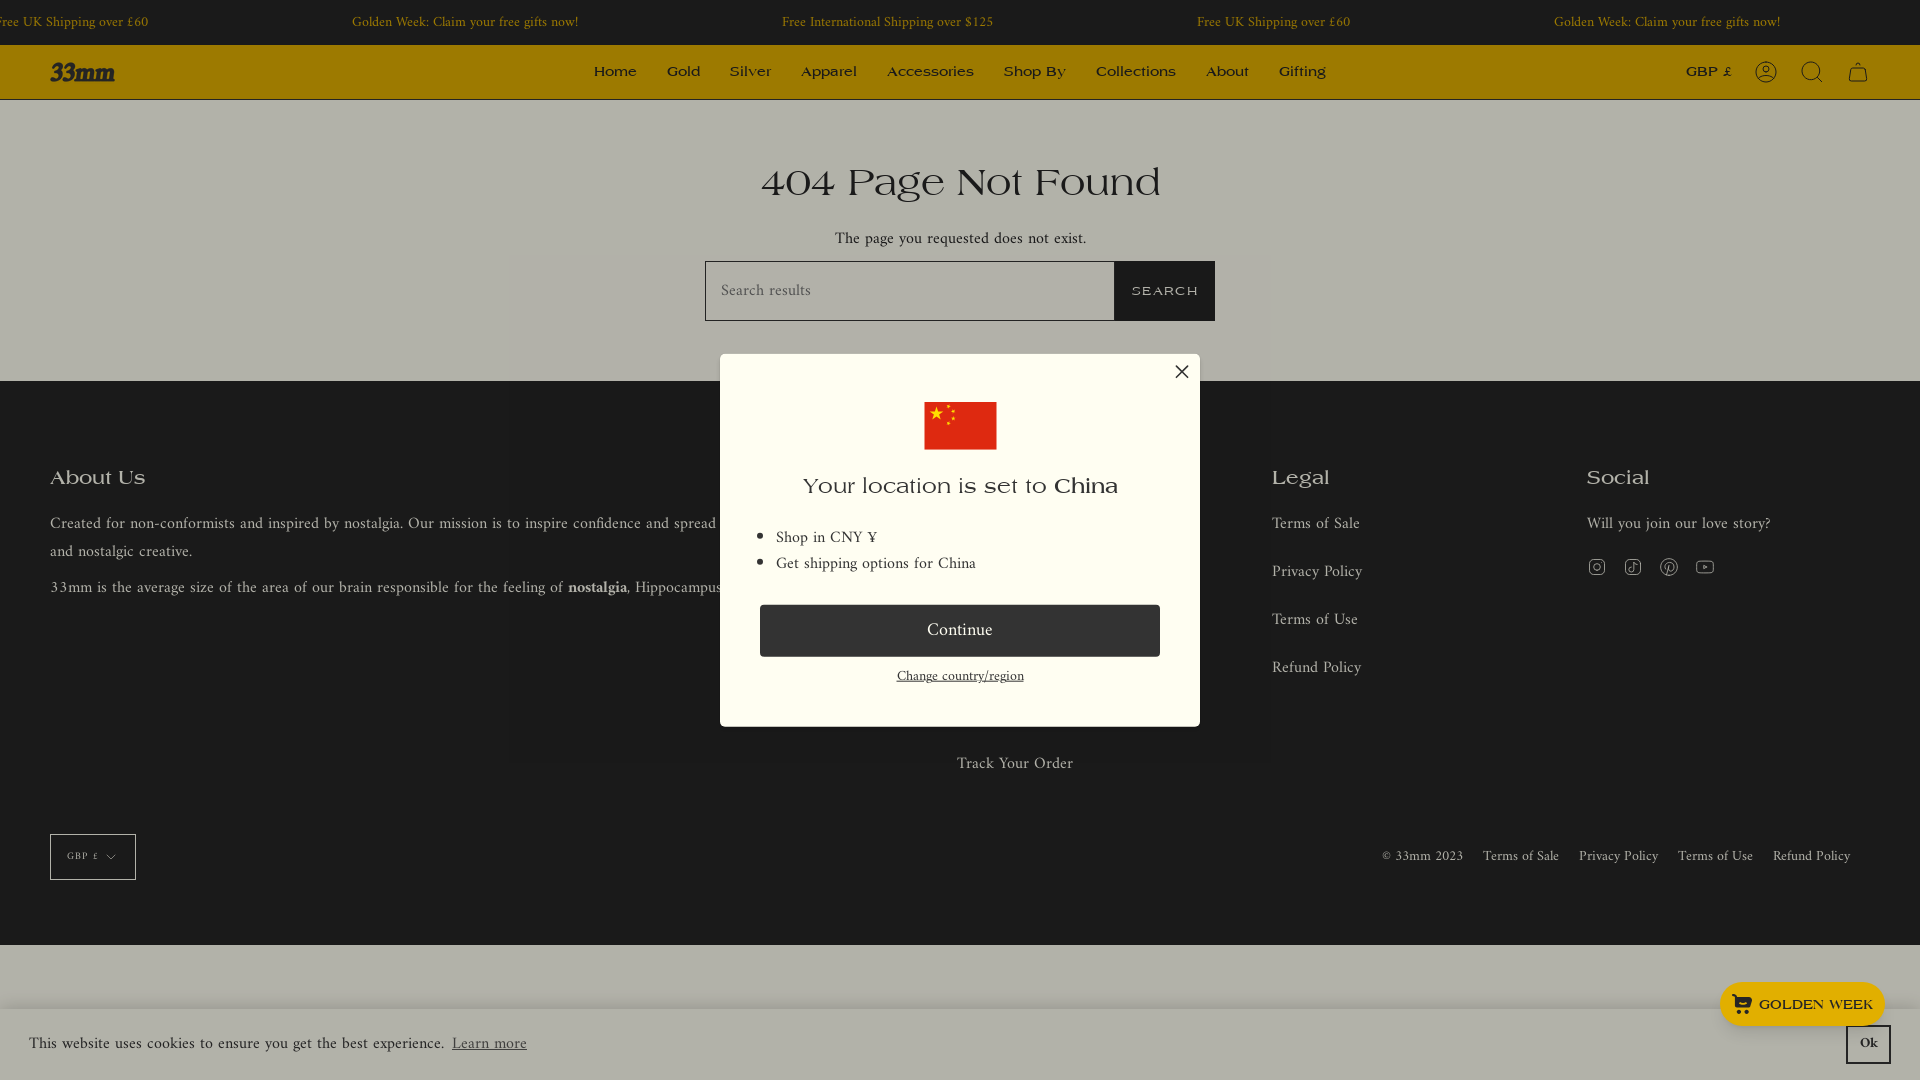  What do you see at coordinates (829, 71) in the screenshot?
I see `'Apparel'` at bounding box center [829, 71].